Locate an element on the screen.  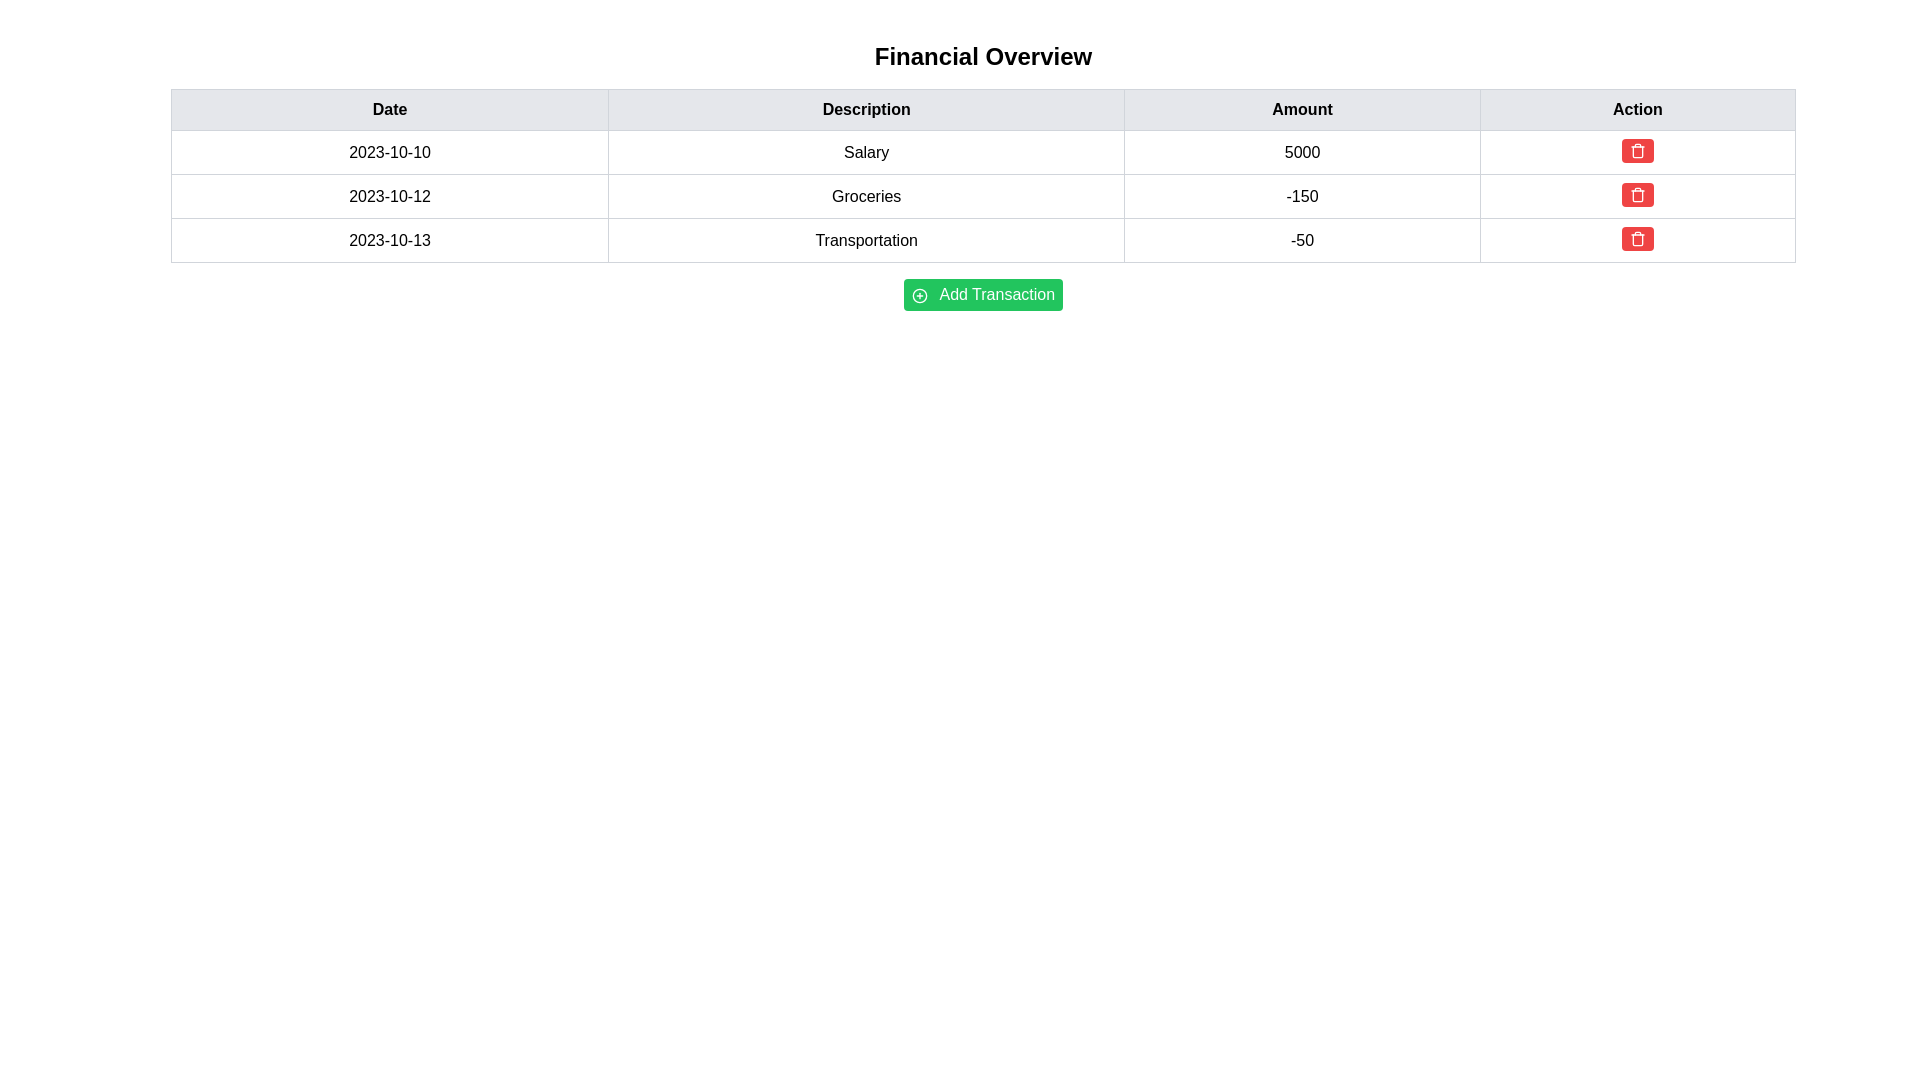
the delete button located in the fourth cell of the second row of the financial overview table associated with 'Groceries' on '2023-10-12' is located at coordinates (1637, 196).